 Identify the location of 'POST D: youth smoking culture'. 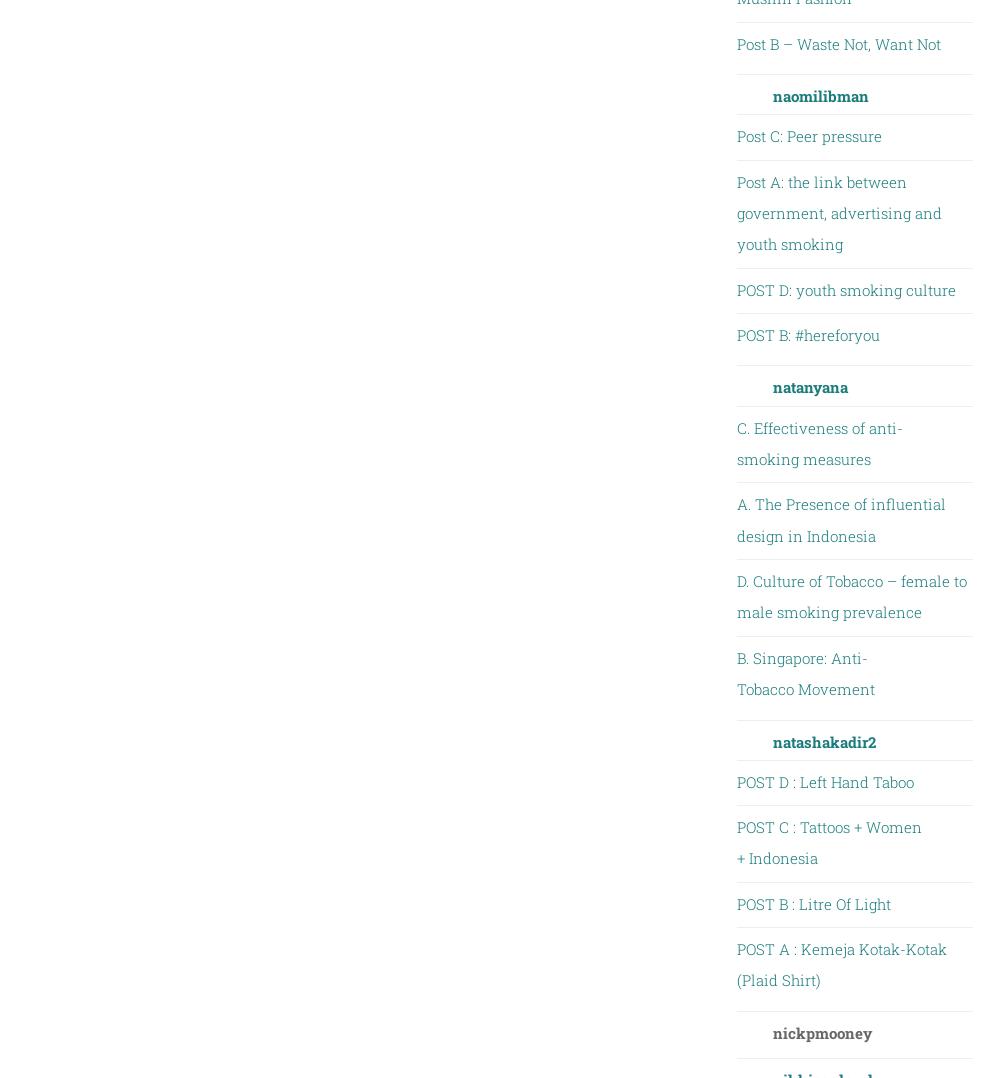
(844, 289).